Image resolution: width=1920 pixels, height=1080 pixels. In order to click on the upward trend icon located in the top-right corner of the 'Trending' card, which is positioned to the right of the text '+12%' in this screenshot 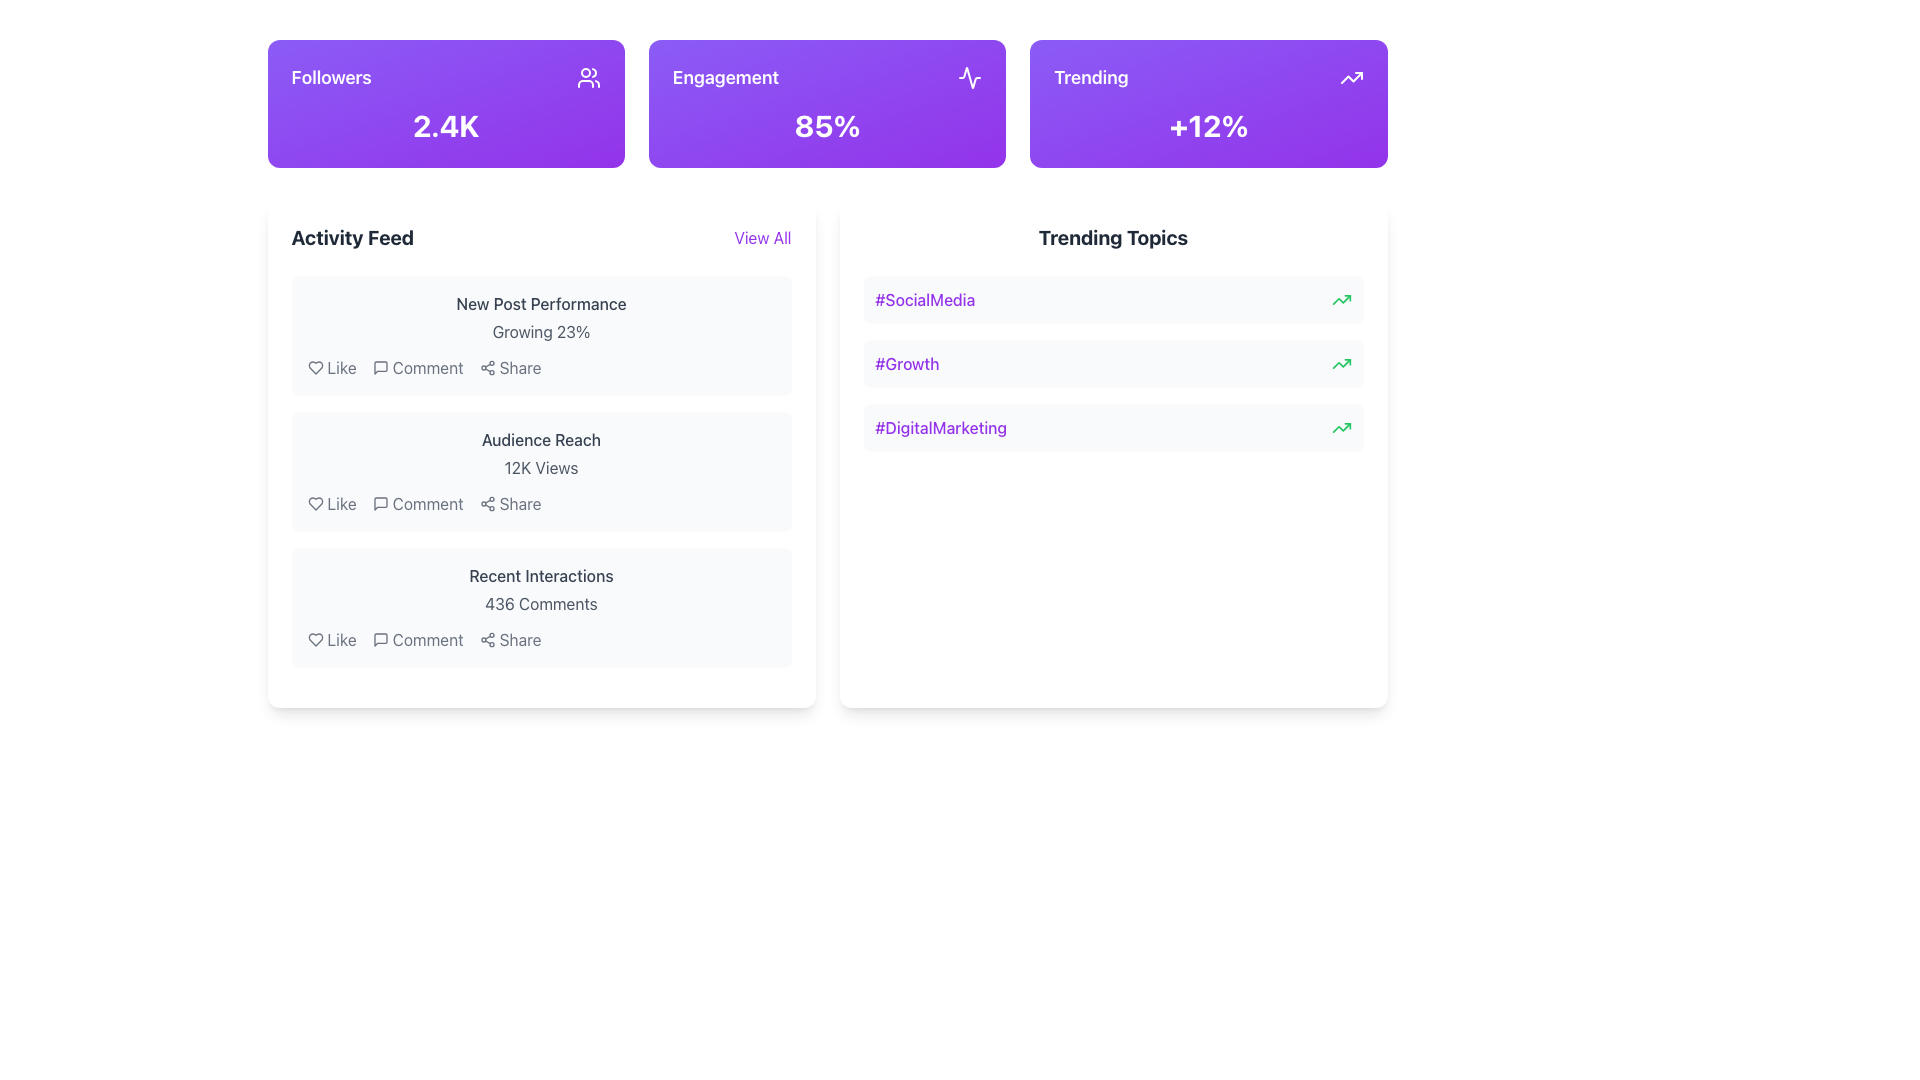, I will do `click(1351, 76)`.